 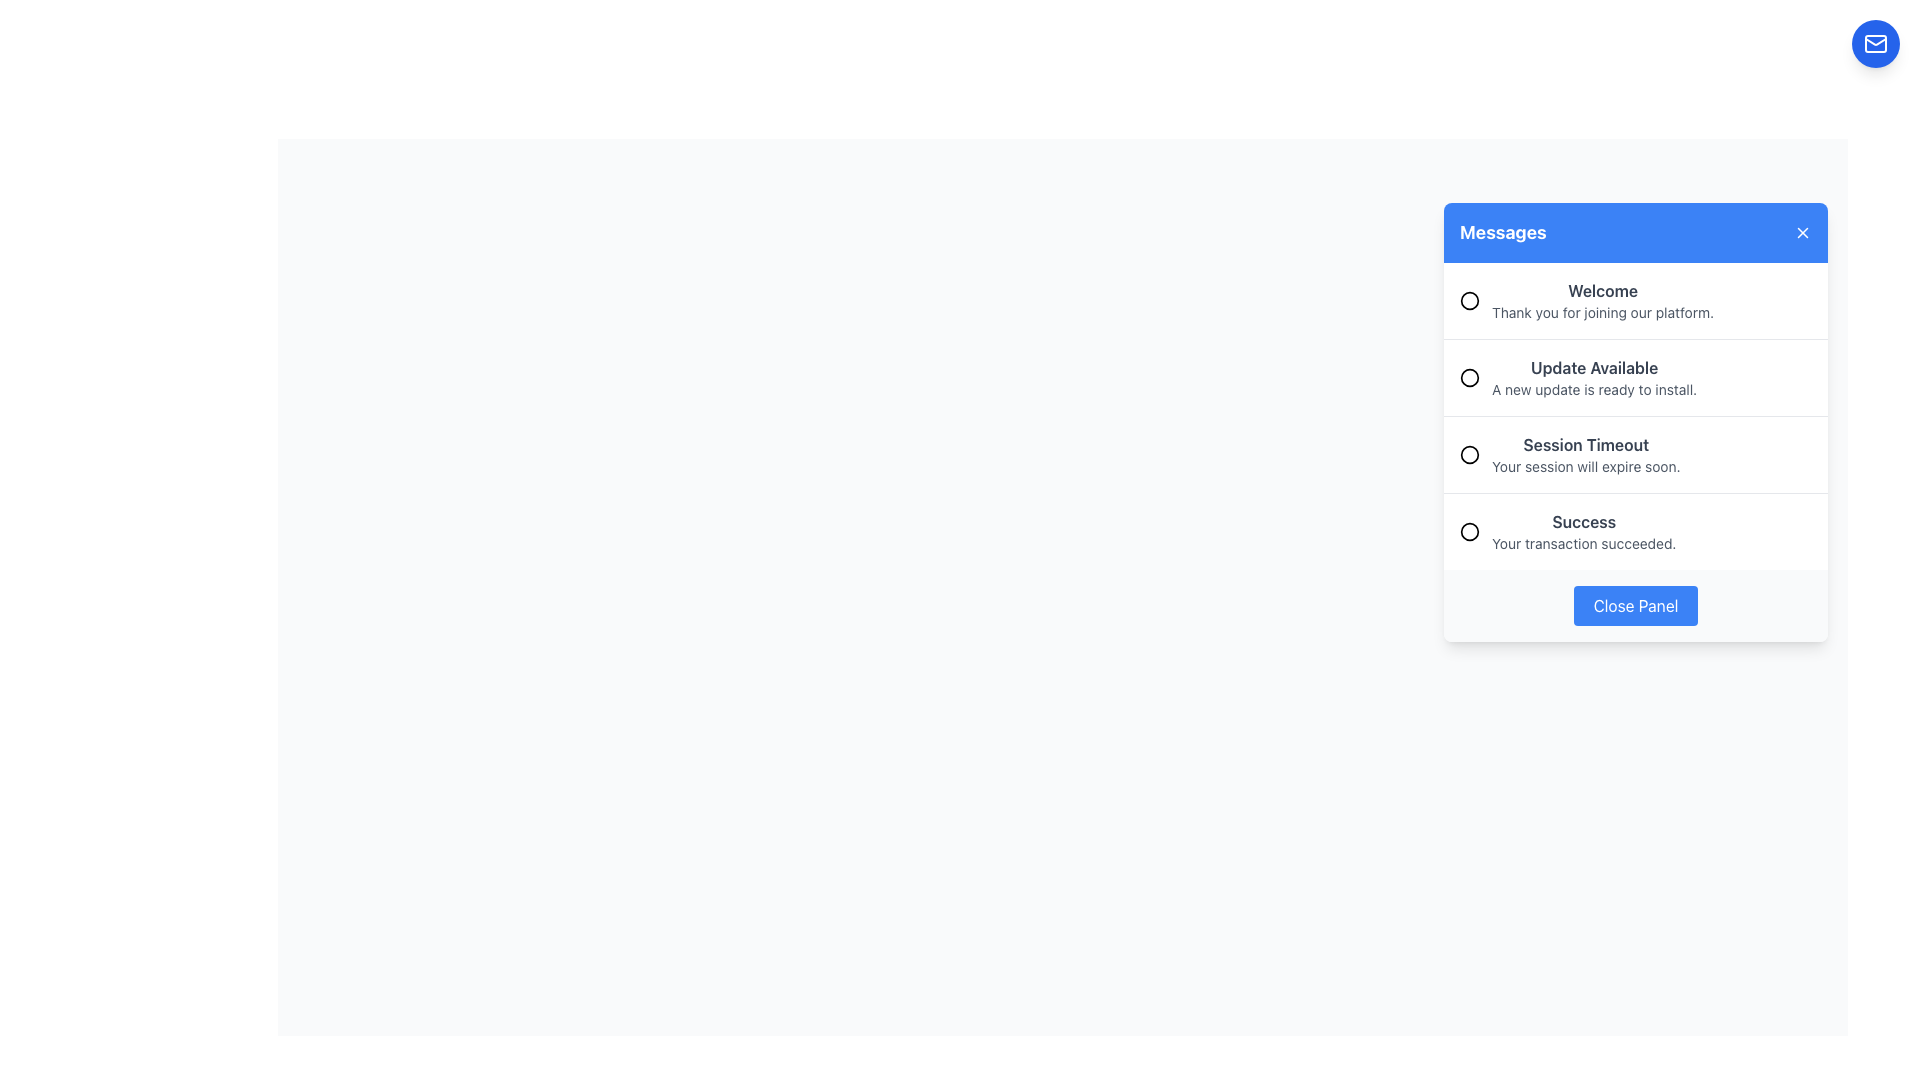 I want to click on the Circle shape icon in the 'Update Available' group within the 'Messages' panel to visually mark a status or option, so click(x=1469, y=378).